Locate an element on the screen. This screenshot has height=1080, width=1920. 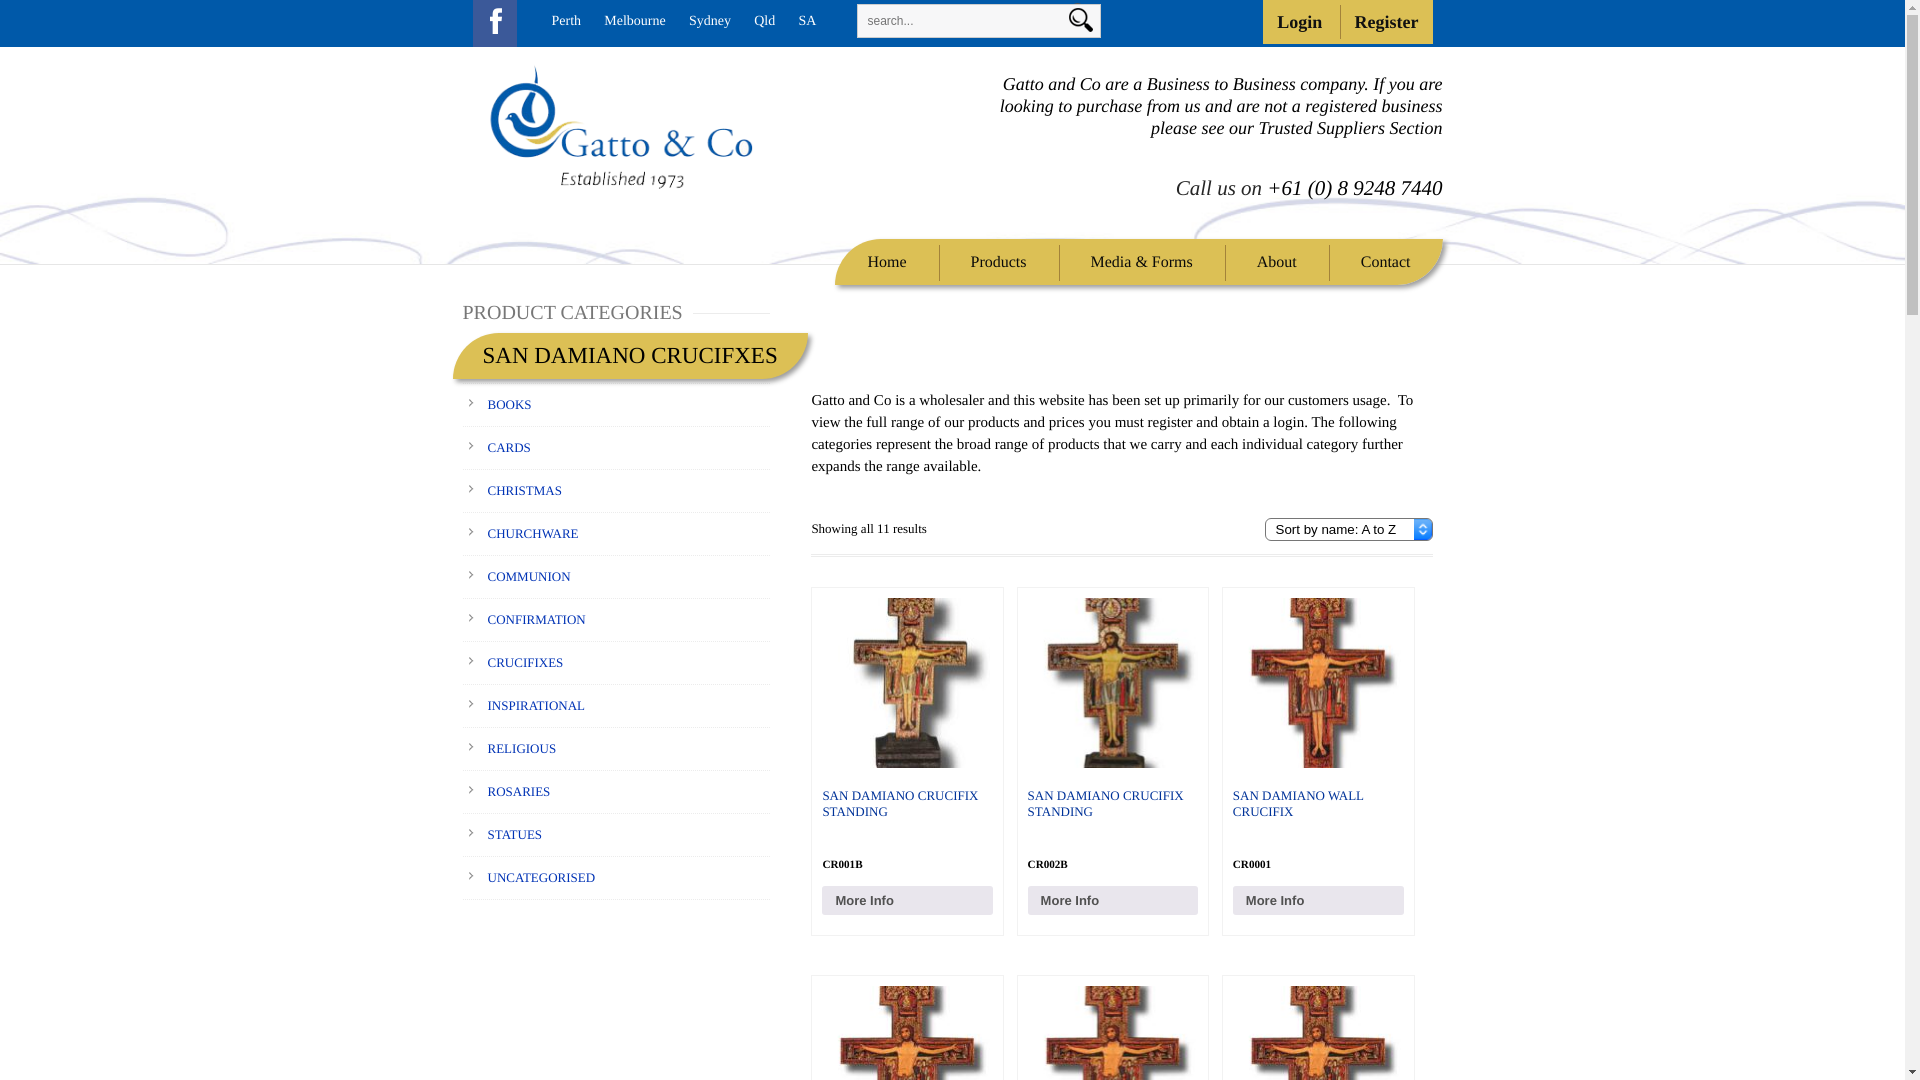
'SAN DAMIANO WALL CRUCIFIX is located at coordinates (1318, 737).